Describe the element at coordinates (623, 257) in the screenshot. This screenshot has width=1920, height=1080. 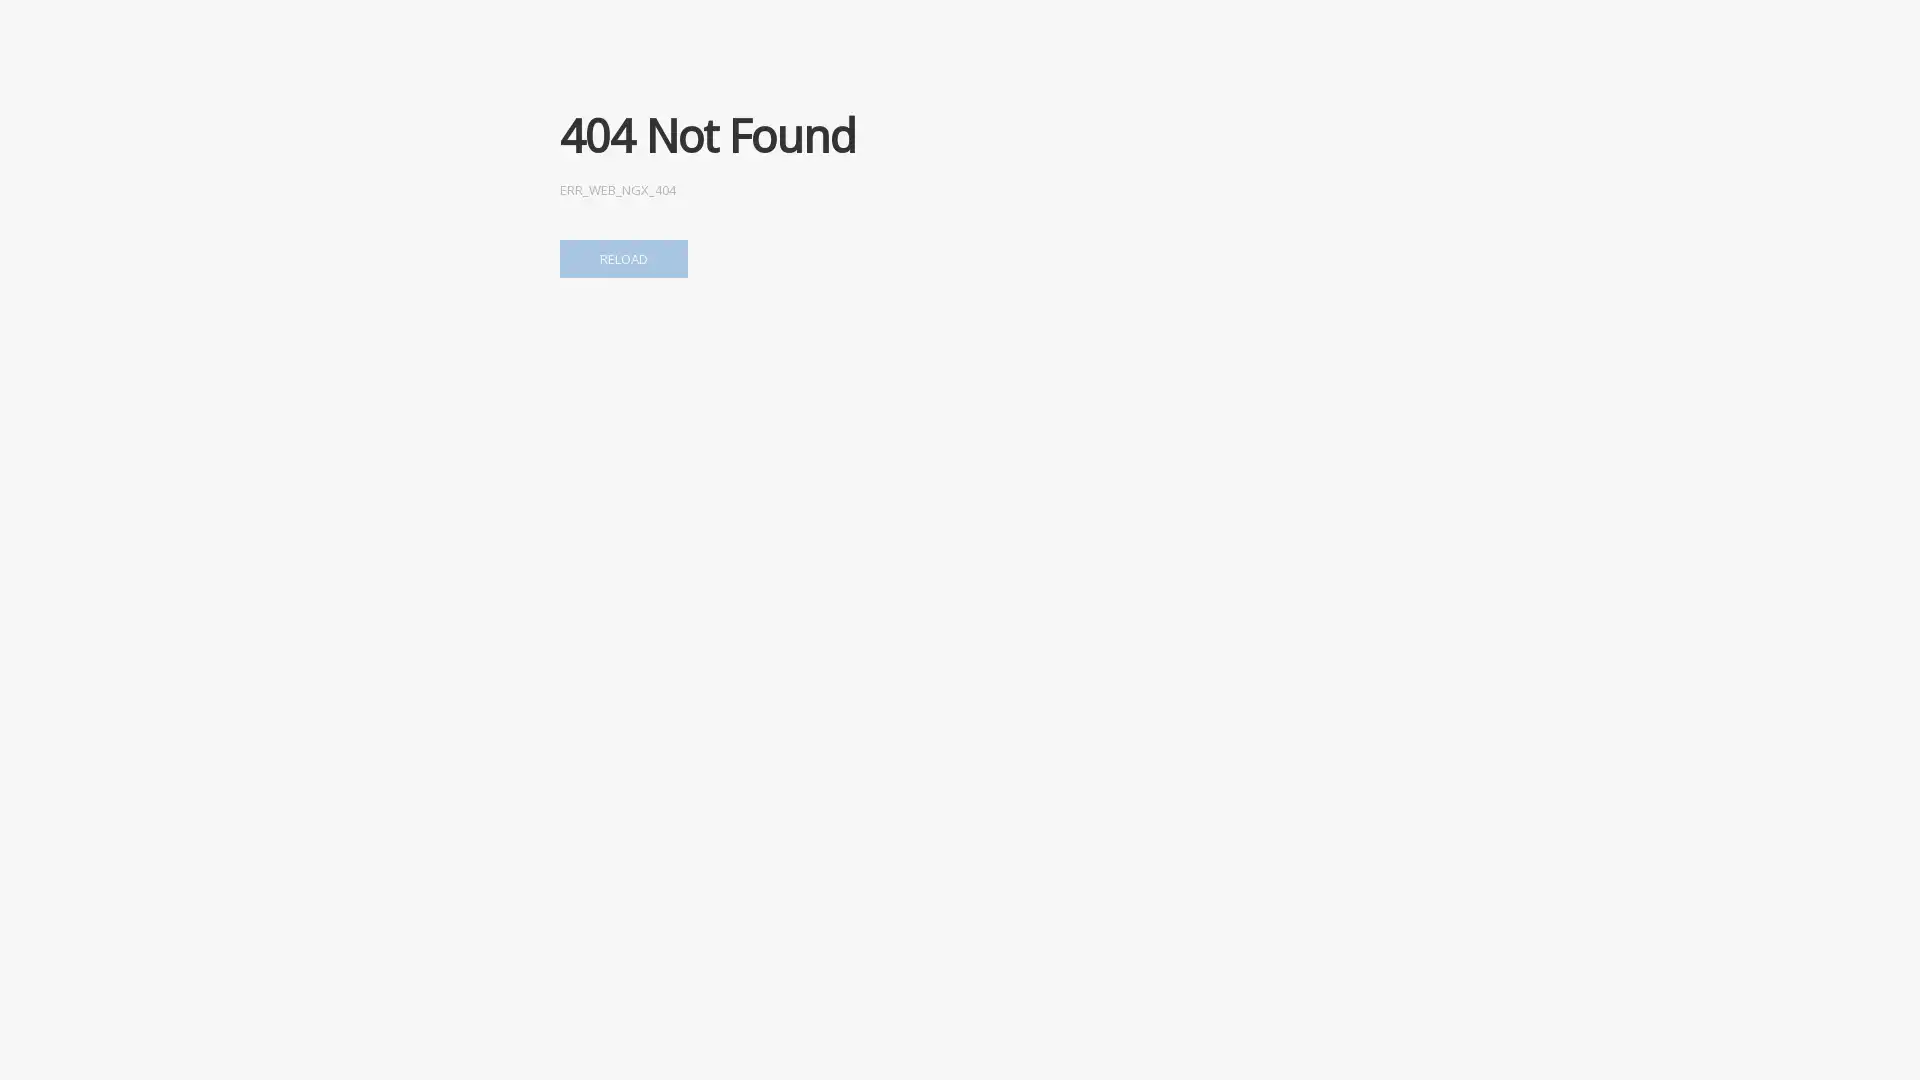
I see `RELOAD` at that location.